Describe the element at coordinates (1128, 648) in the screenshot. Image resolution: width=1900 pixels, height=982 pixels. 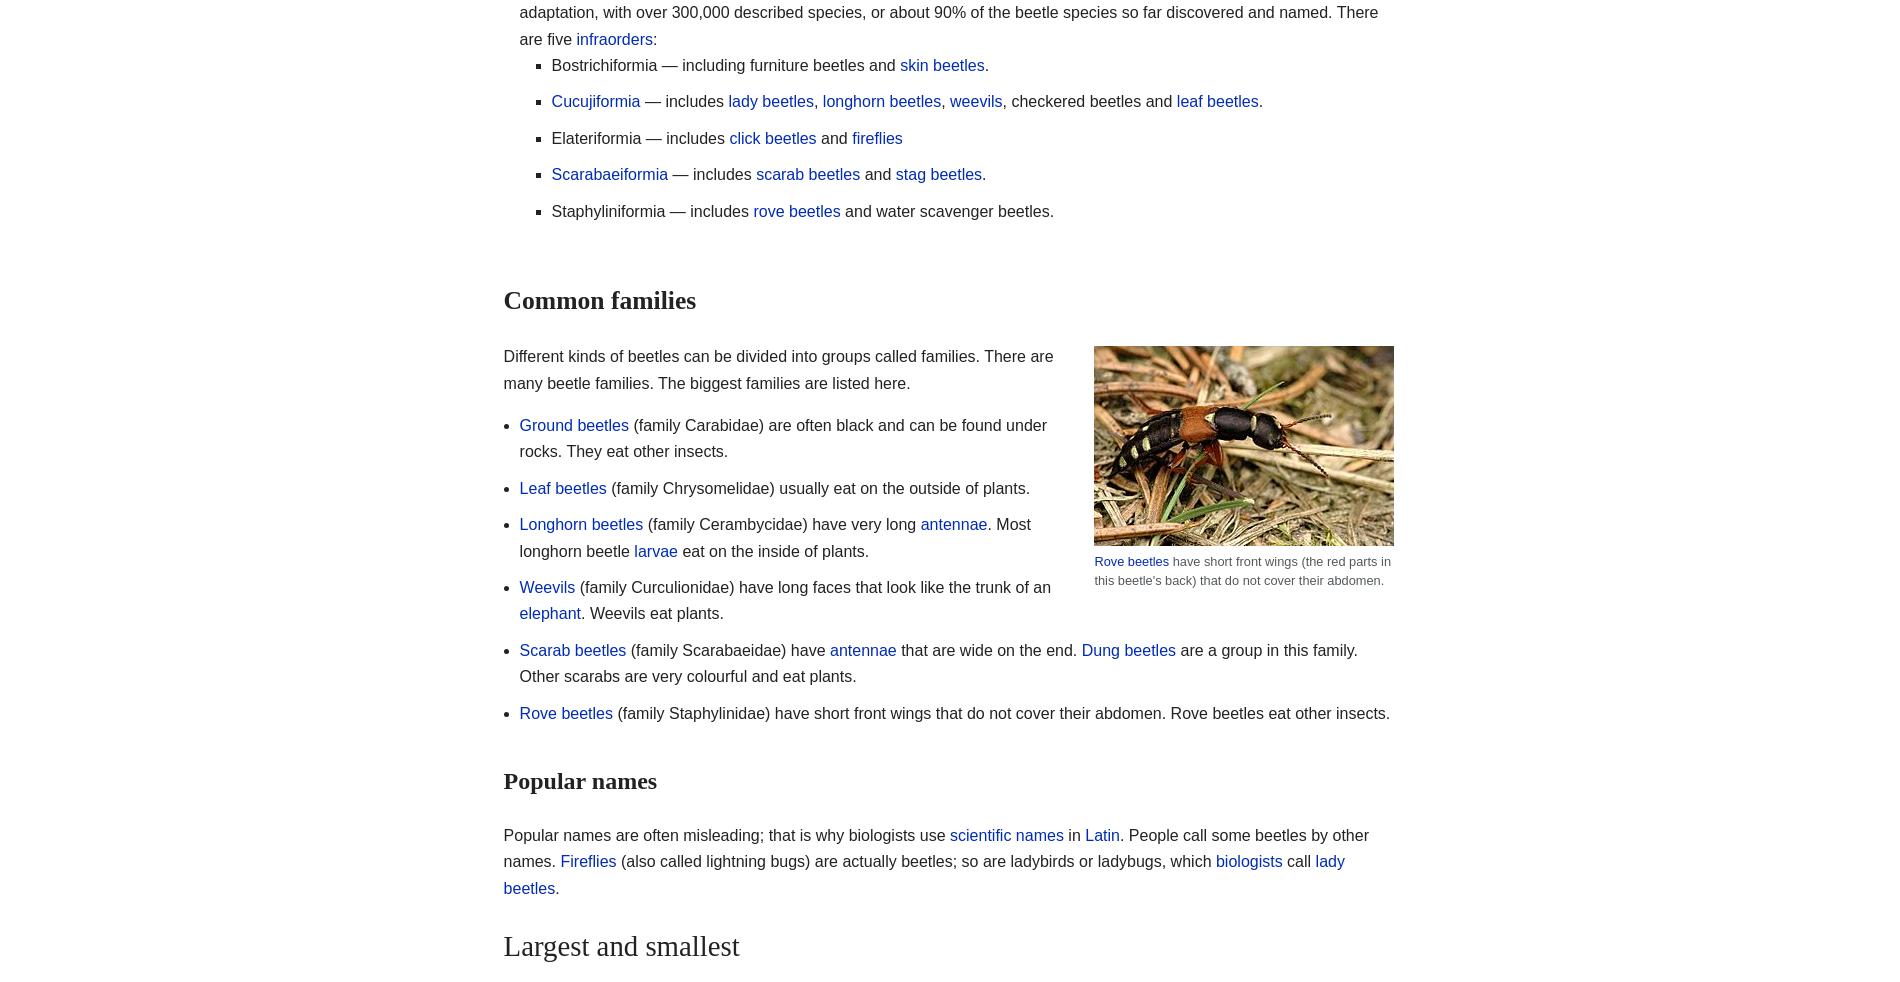
I see `'Dung beetles'` at that location.